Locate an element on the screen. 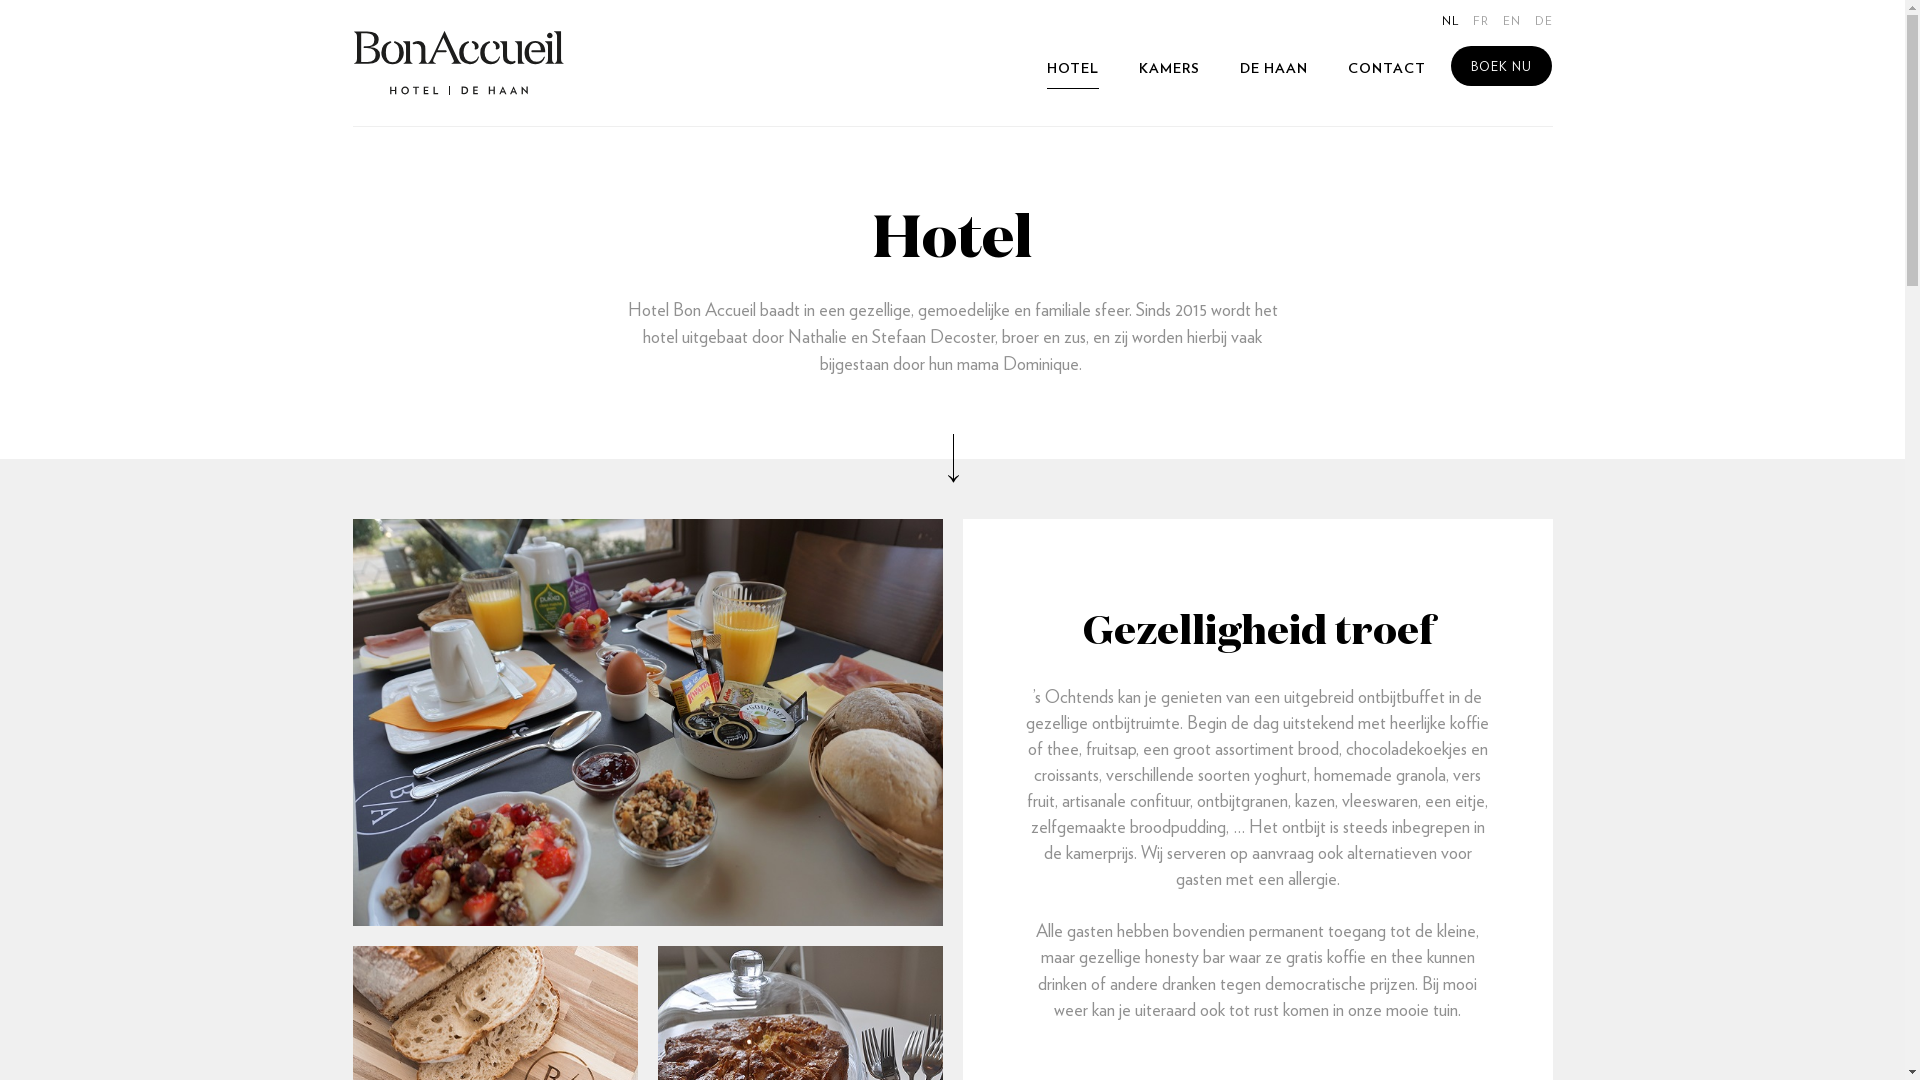 The width and height of the screenshot is (1920, 1080). 'KAMERS' is located at coordinates (1168, 68).